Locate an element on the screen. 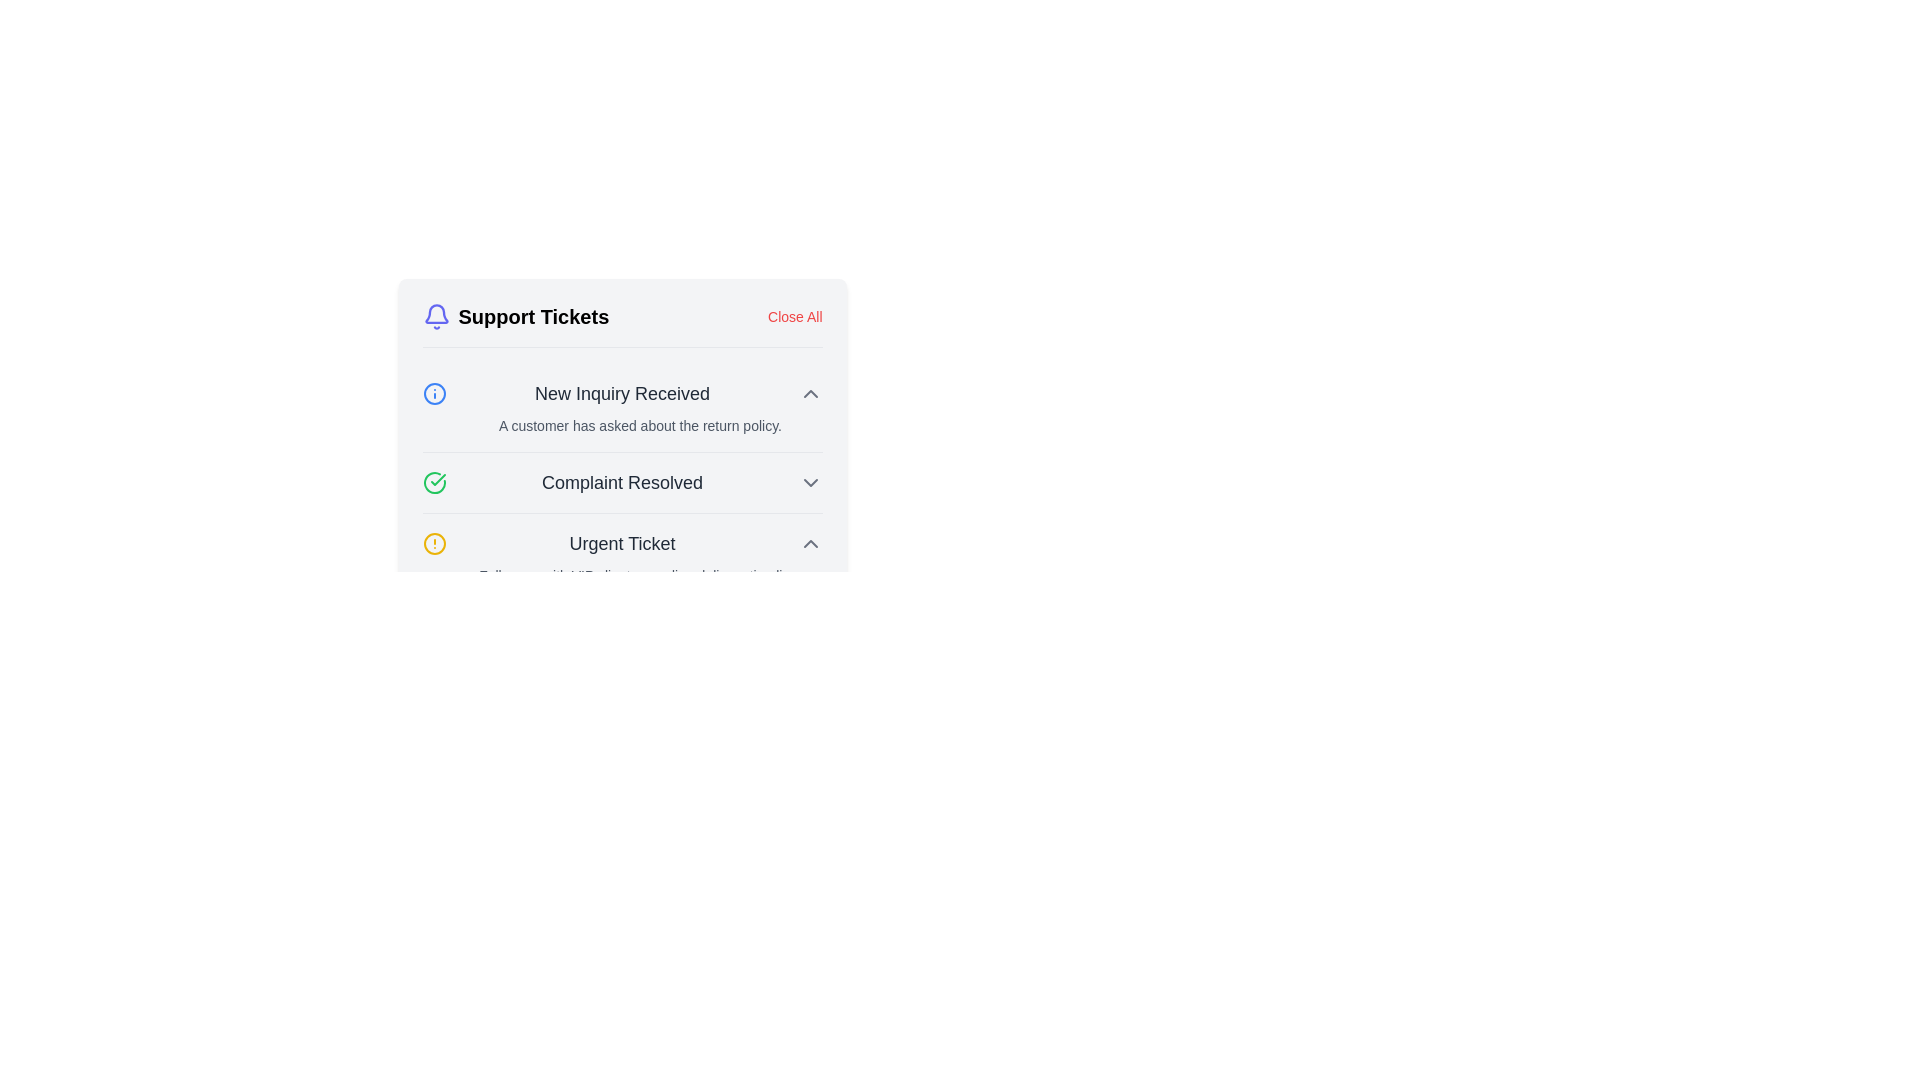 This screenshot has height=1080, width=1920. the 'Complaint Resolved' list item is located at coordinates (621, 482).